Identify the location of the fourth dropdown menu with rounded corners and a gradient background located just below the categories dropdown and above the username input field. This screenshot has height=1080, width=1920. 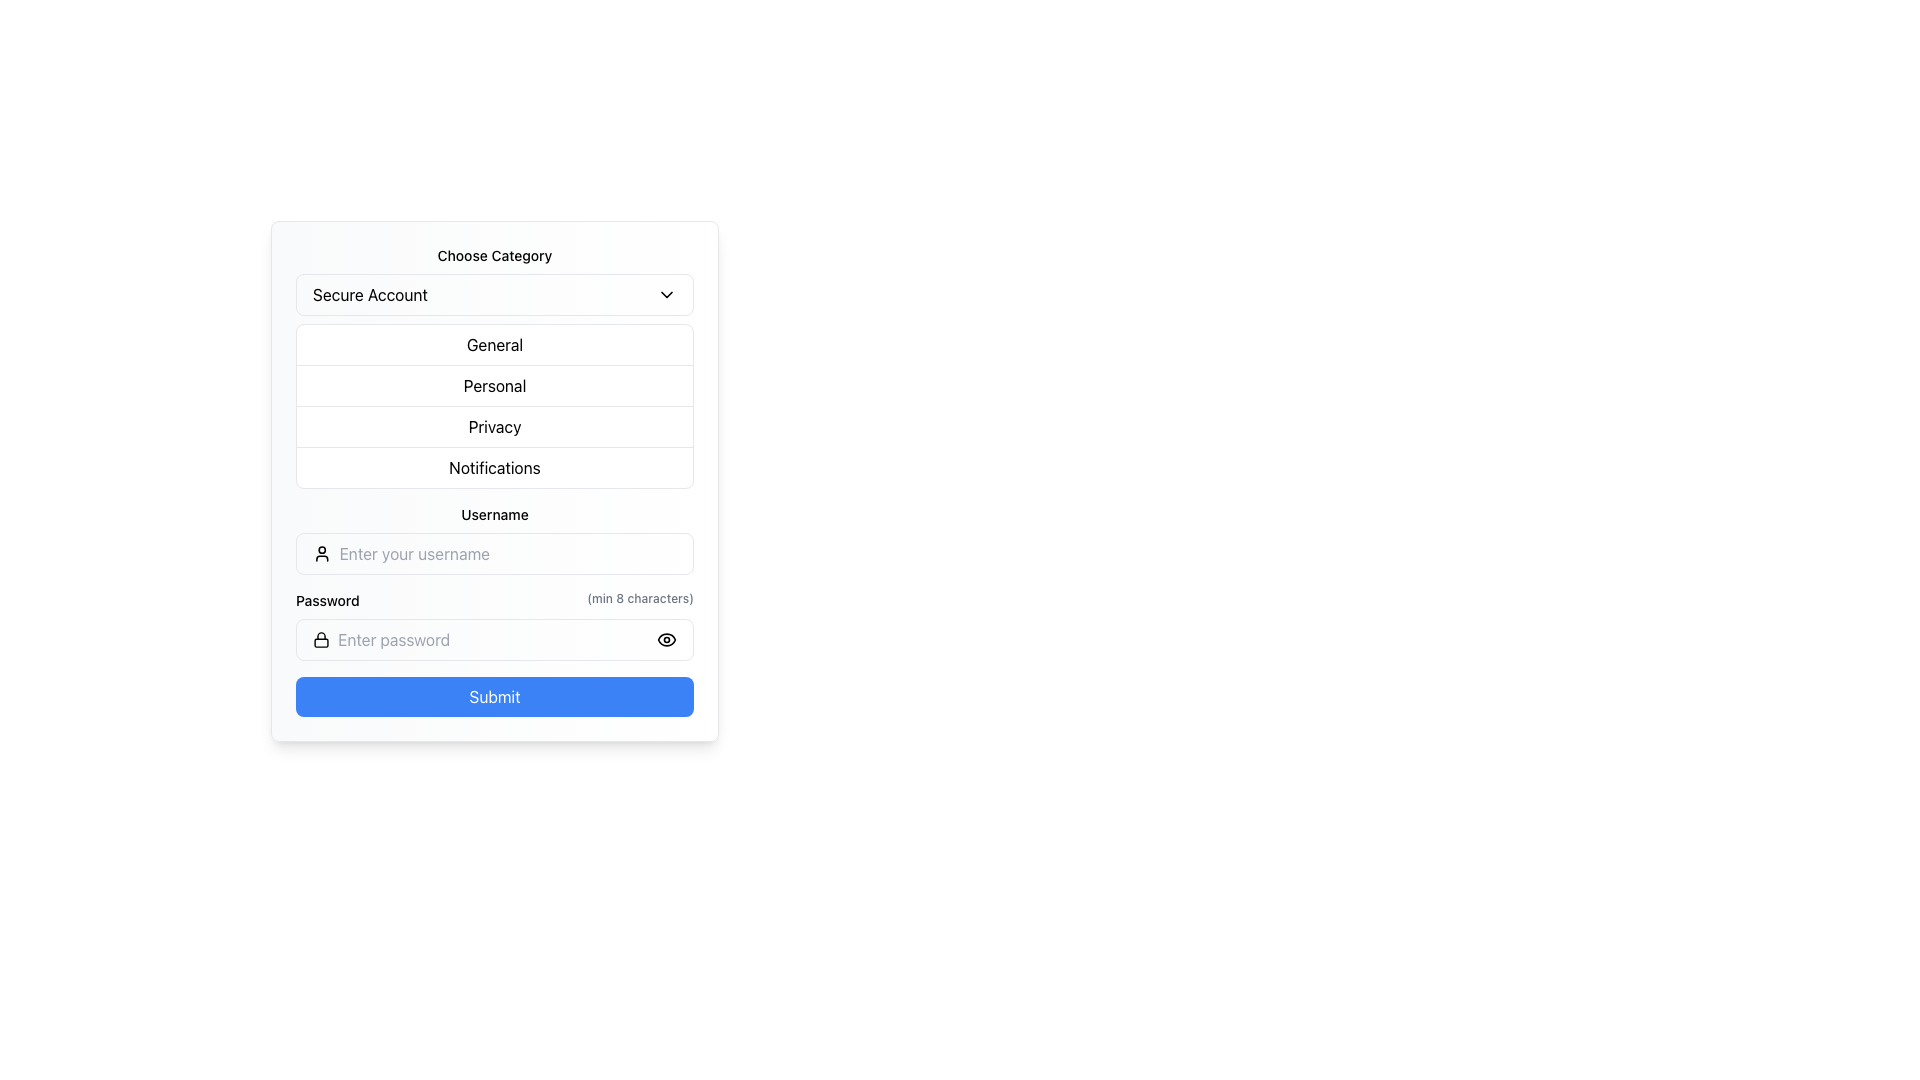
(494, 481).